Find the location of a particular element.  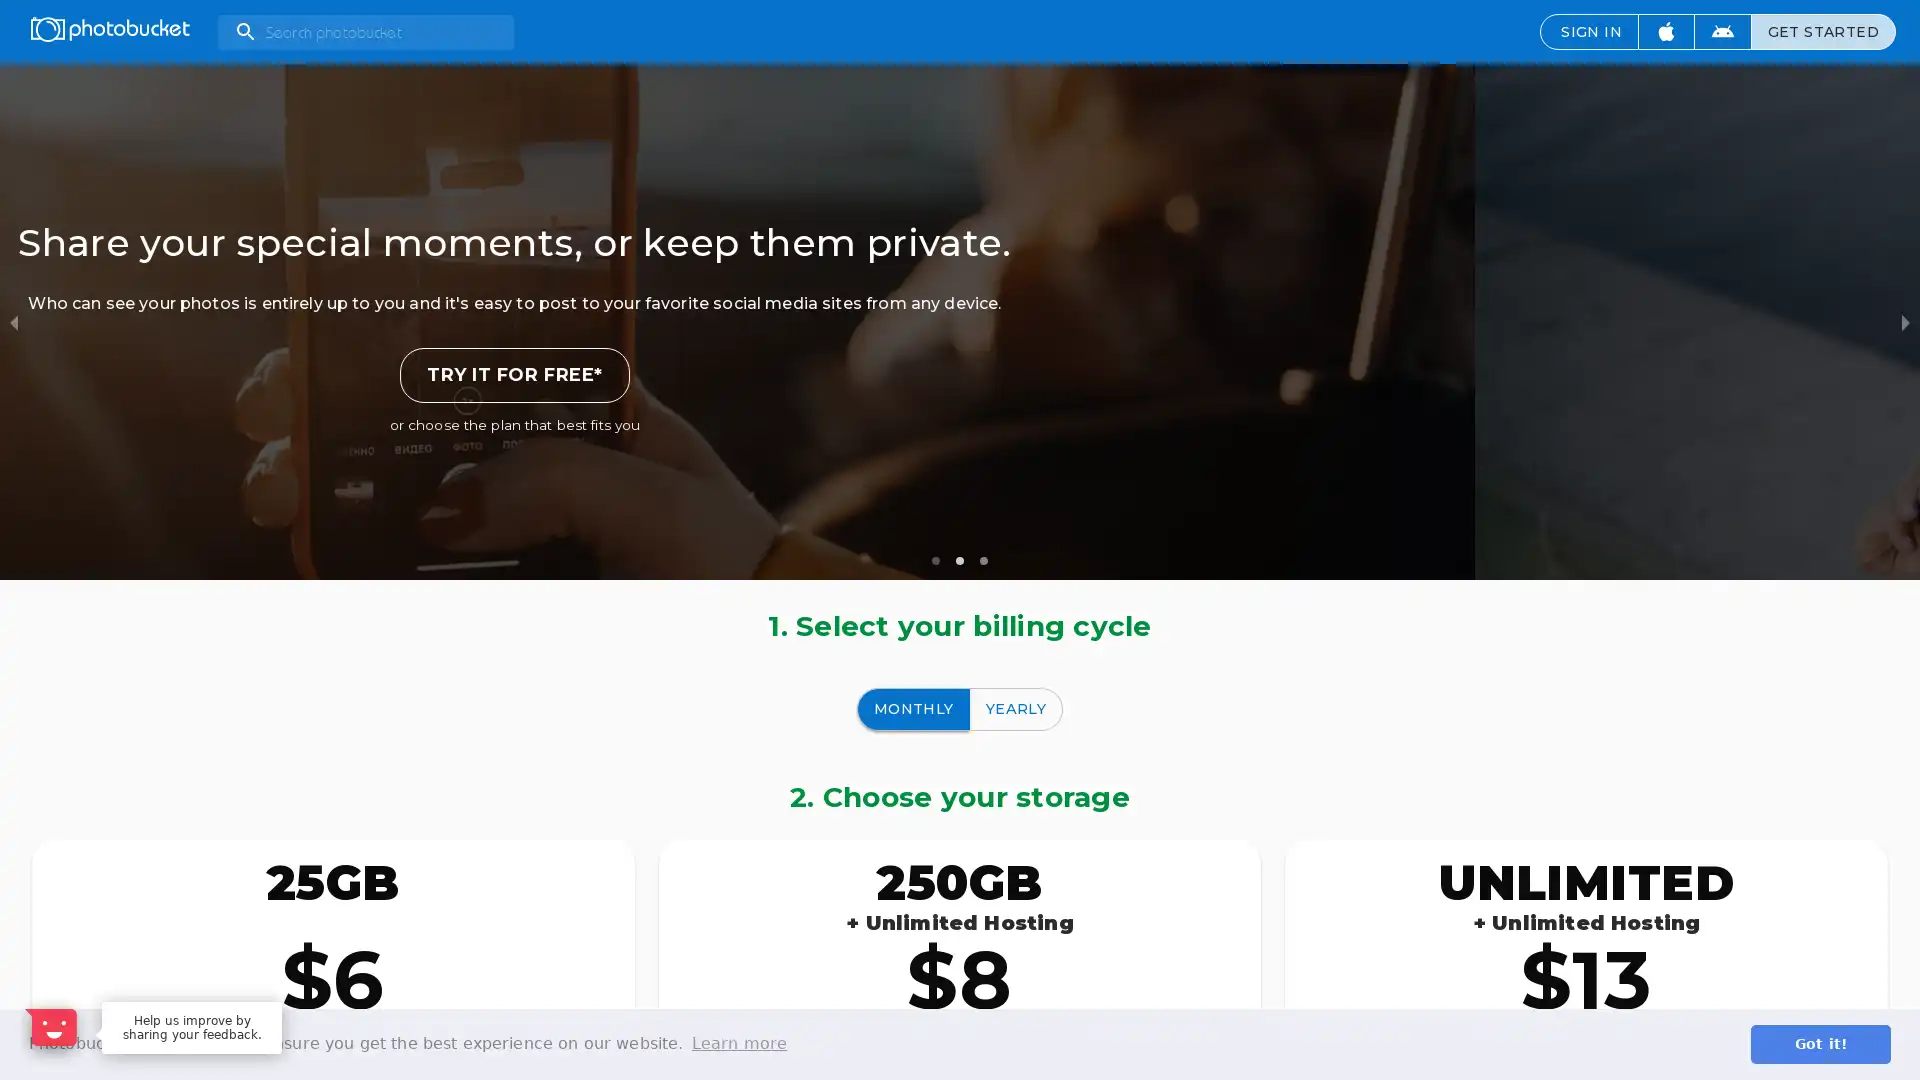

Download iOS is located at coordinates (1666, 31).